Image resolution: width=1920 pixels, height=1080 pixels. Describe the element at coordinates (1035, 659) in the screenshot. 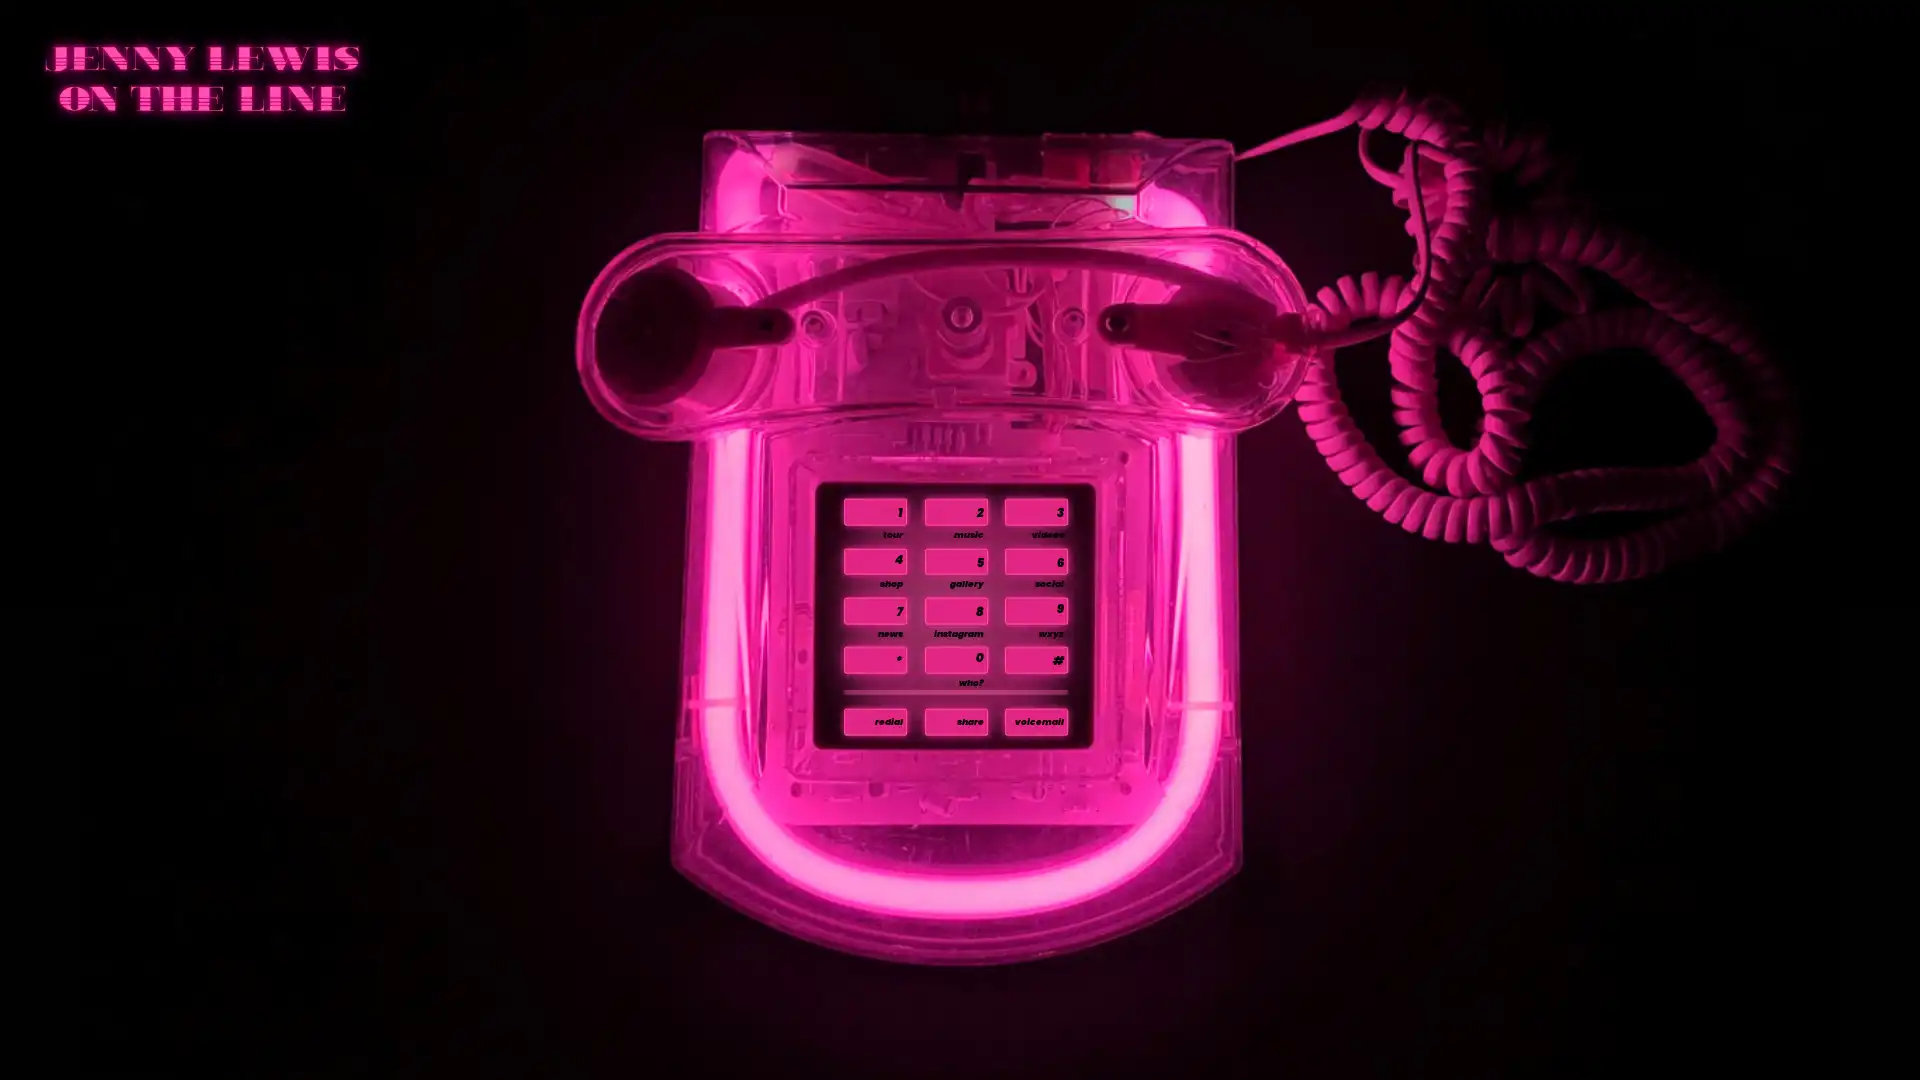

I see `#` at that location.